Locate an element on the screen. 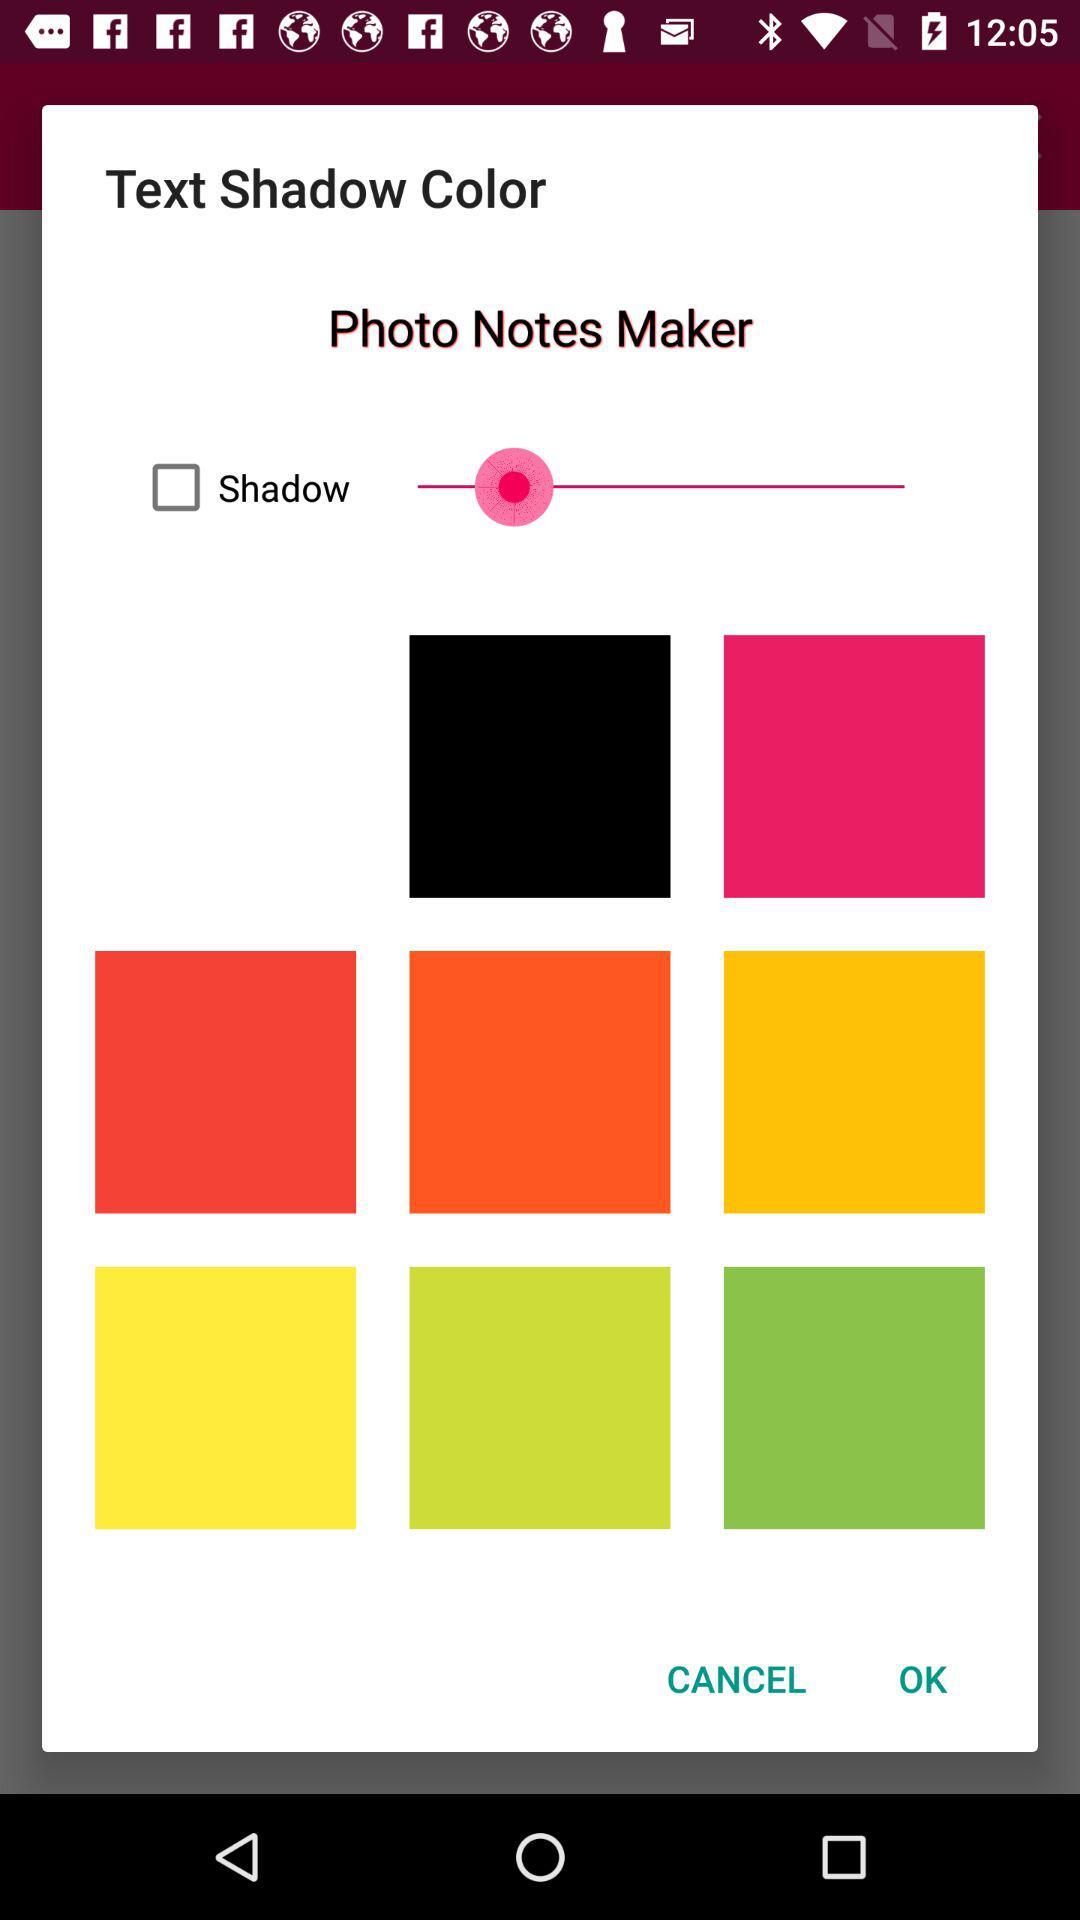 The height and width of the screenshot is (1920, 1080). item to the right of cancel item is located at coordinates (922, 1678).